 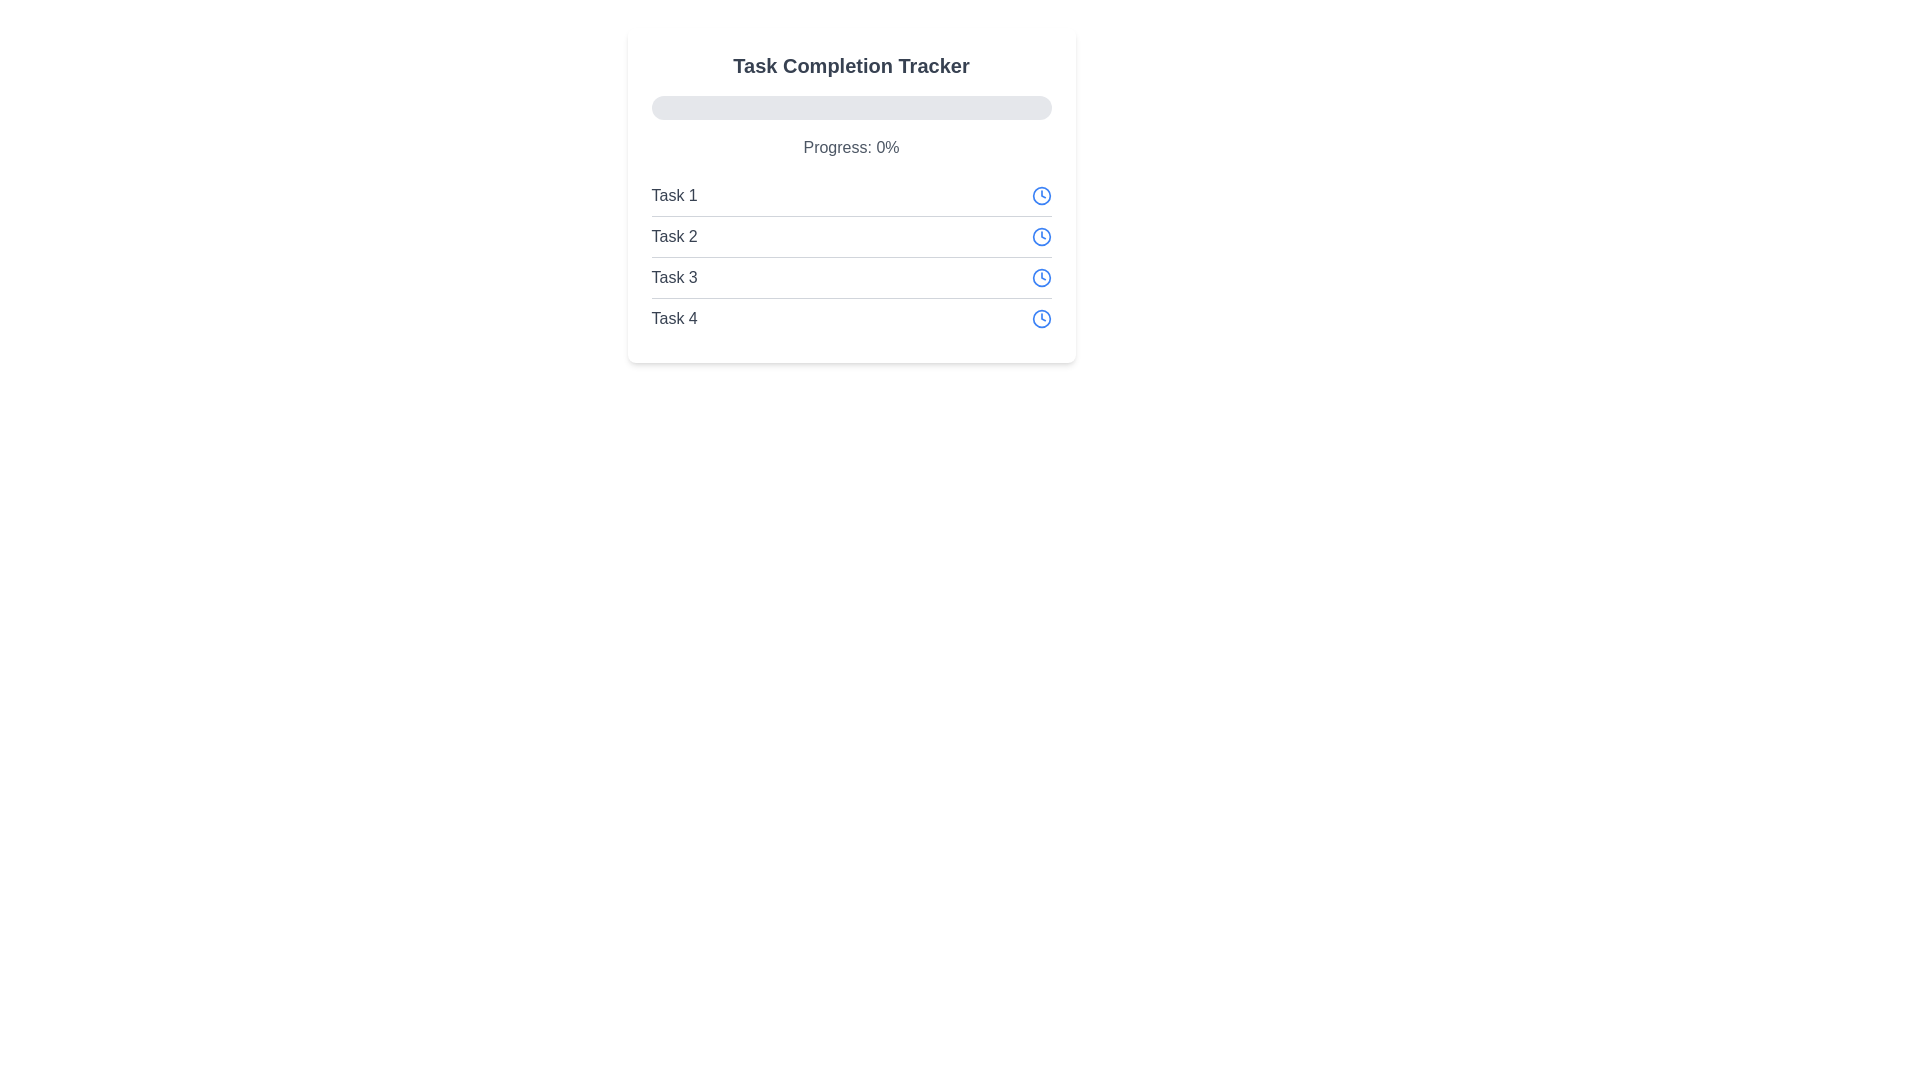 What do you see at coordinates (1040, 318) in the screenshot?
I see `the Icon button related to 'Task 4'` at bounding box center [1040, 318].